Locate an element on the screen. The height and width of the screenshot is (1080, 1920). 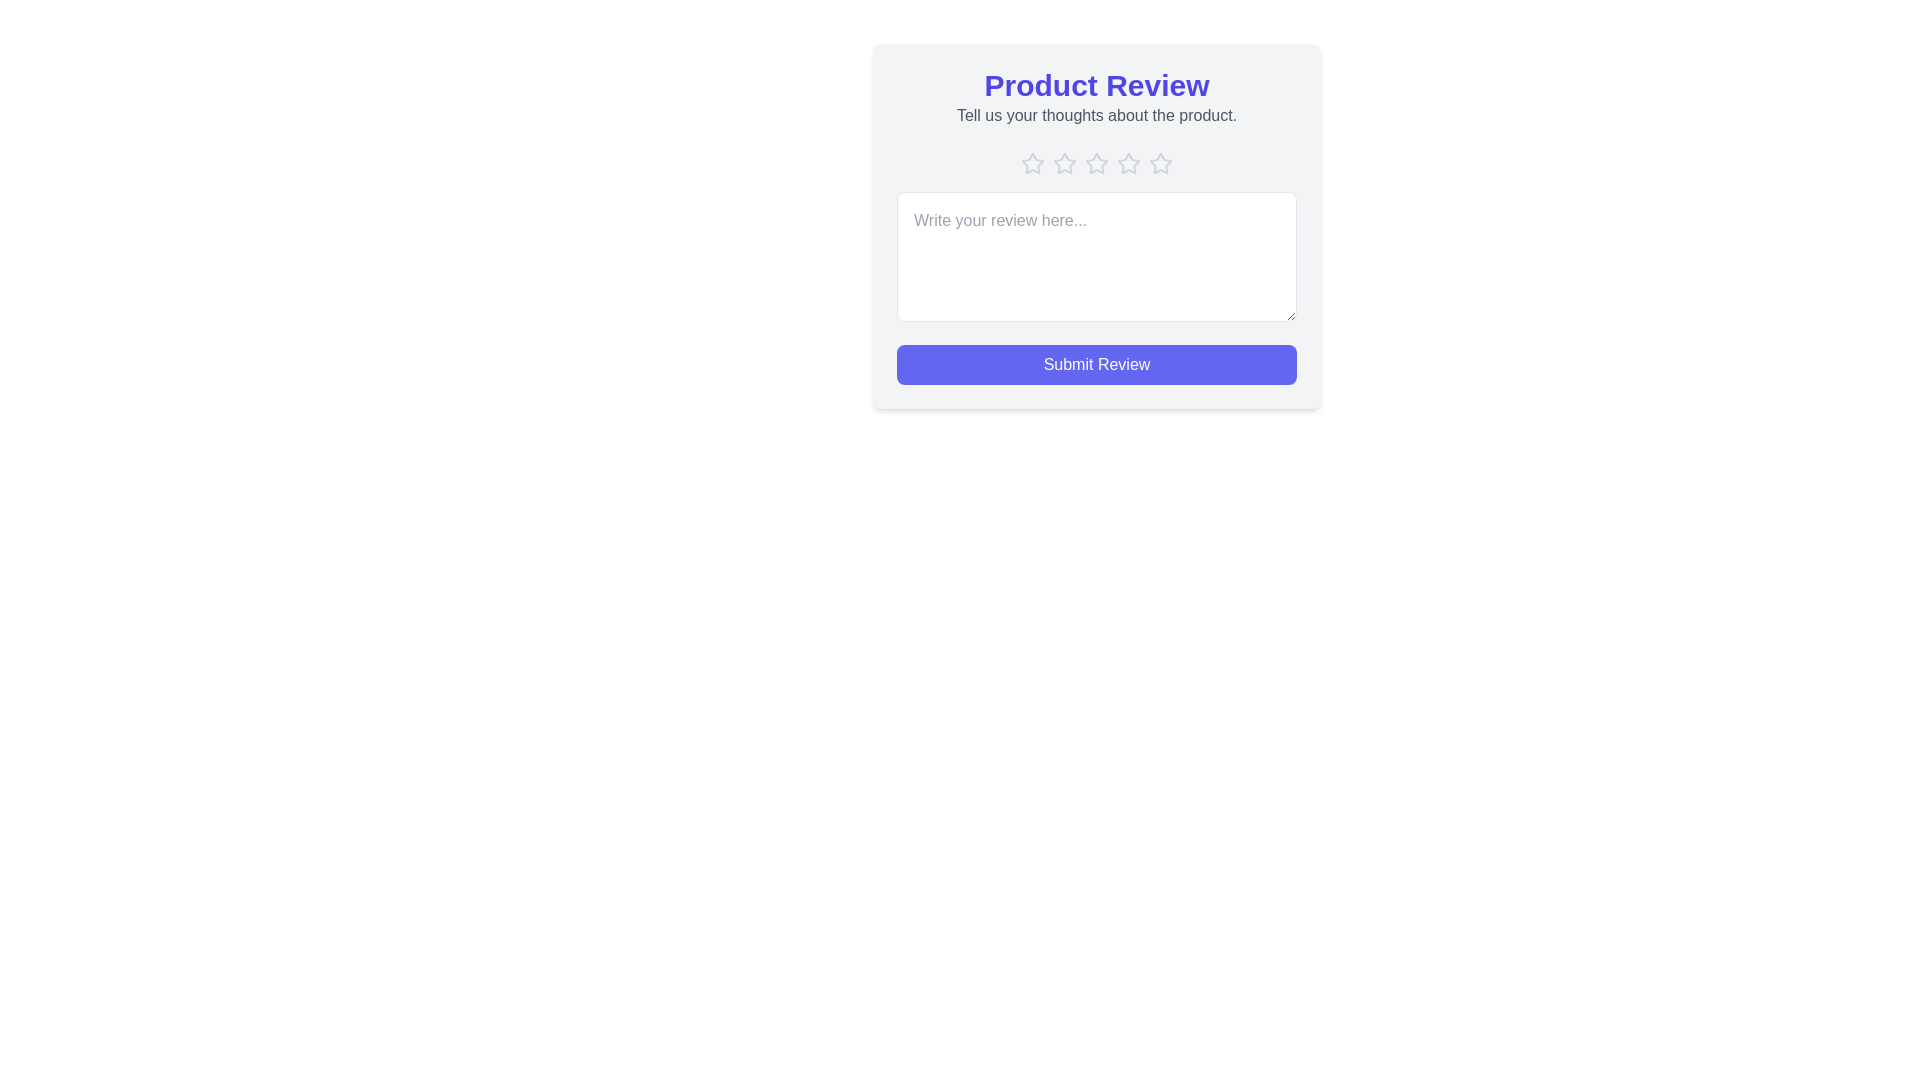
across the five outlined star icons in the Rating component is located at coordinates (1096, 163).